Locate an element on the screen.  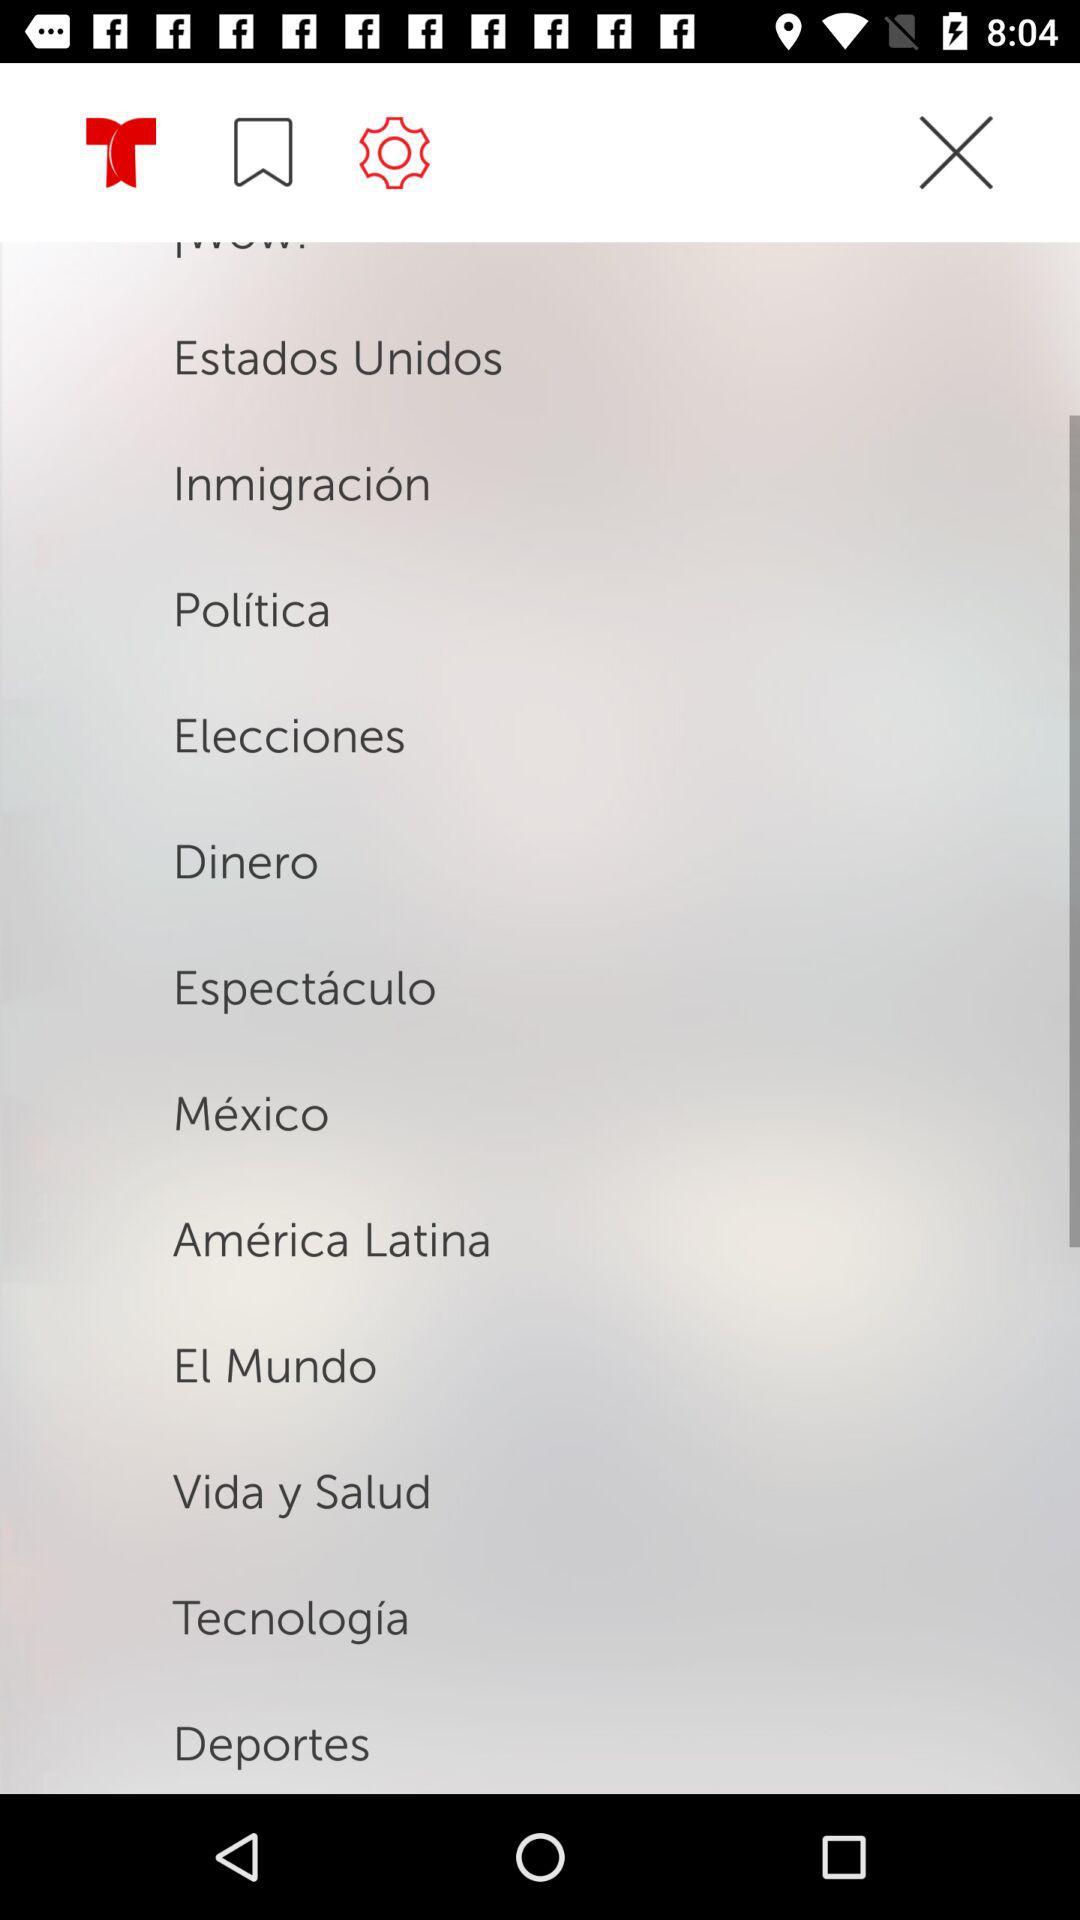
the star icon is located at coordinates (121, 153).